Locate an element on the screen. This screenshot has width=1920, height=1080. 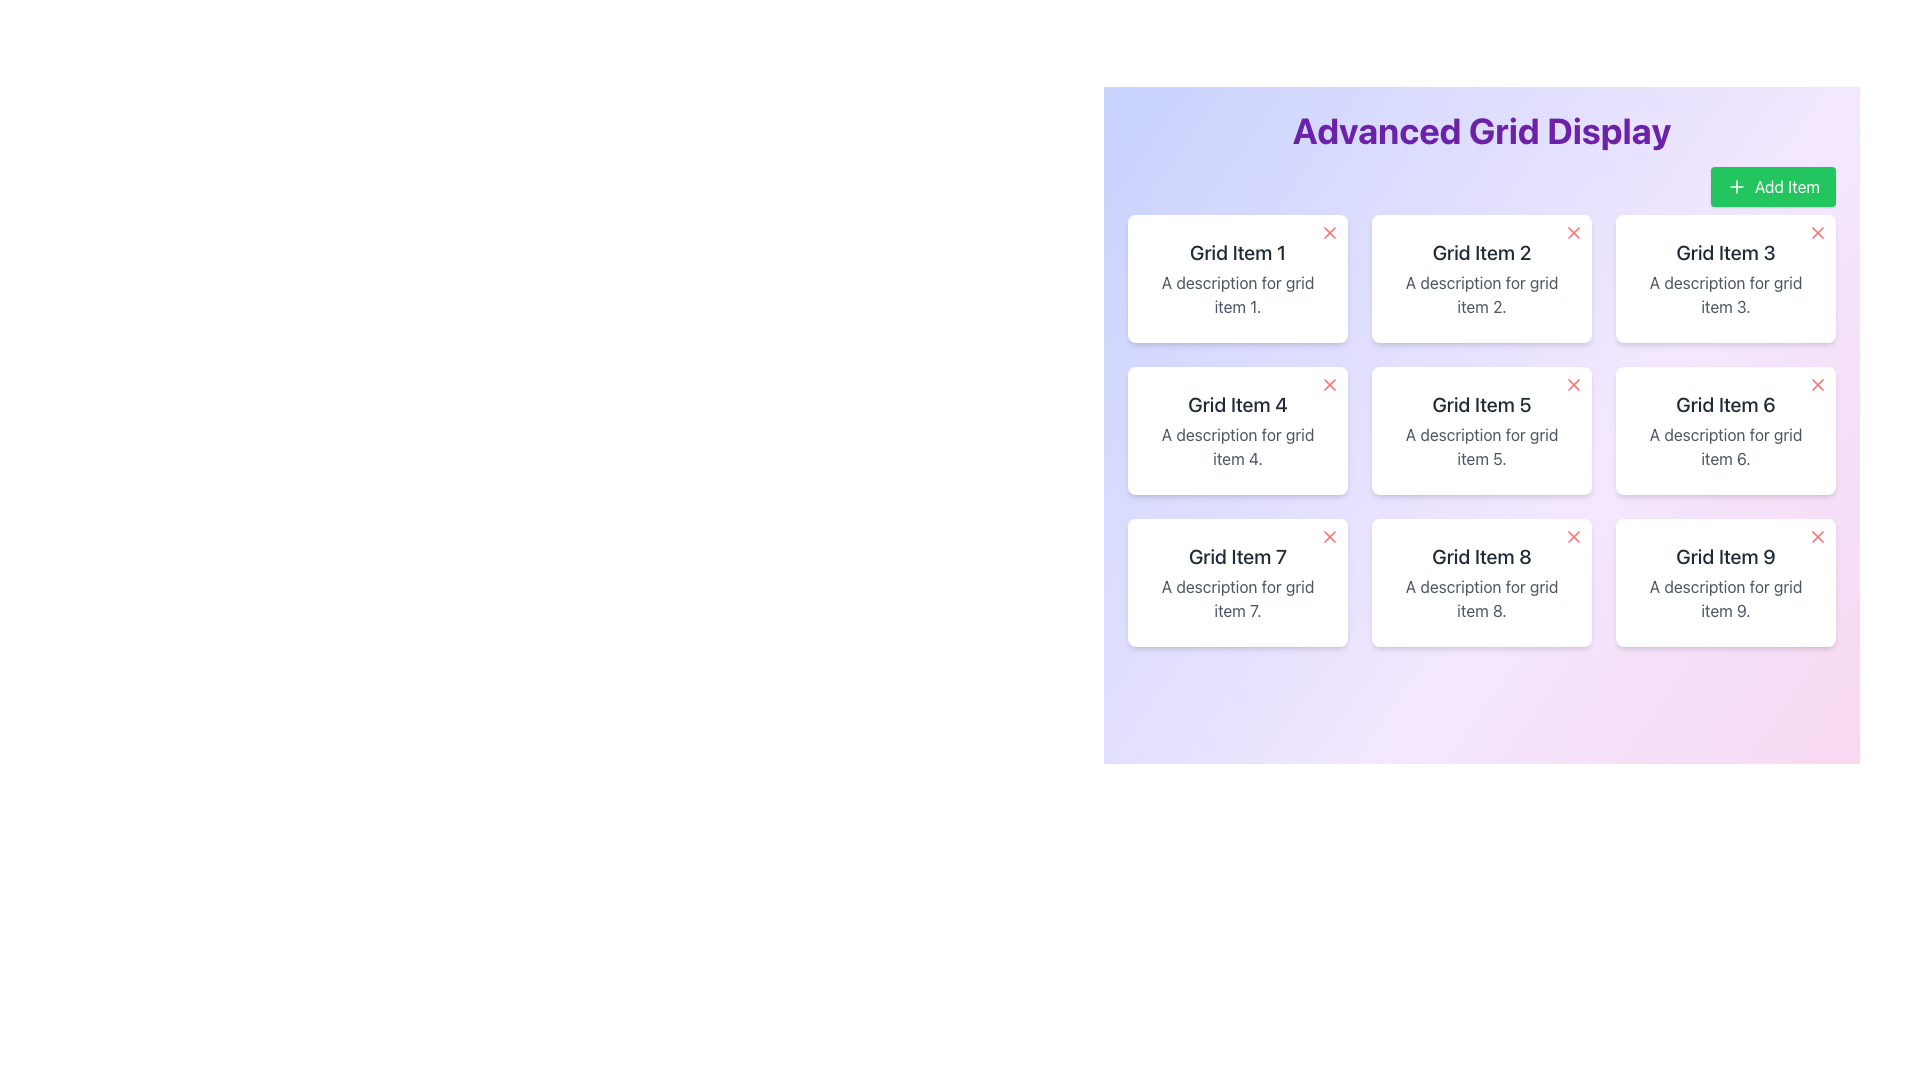
the Text label that provides supplementary information for the grid item titled 'Grid Item 3', located beneath its title within the panel is located at coordinates (1725, 294).